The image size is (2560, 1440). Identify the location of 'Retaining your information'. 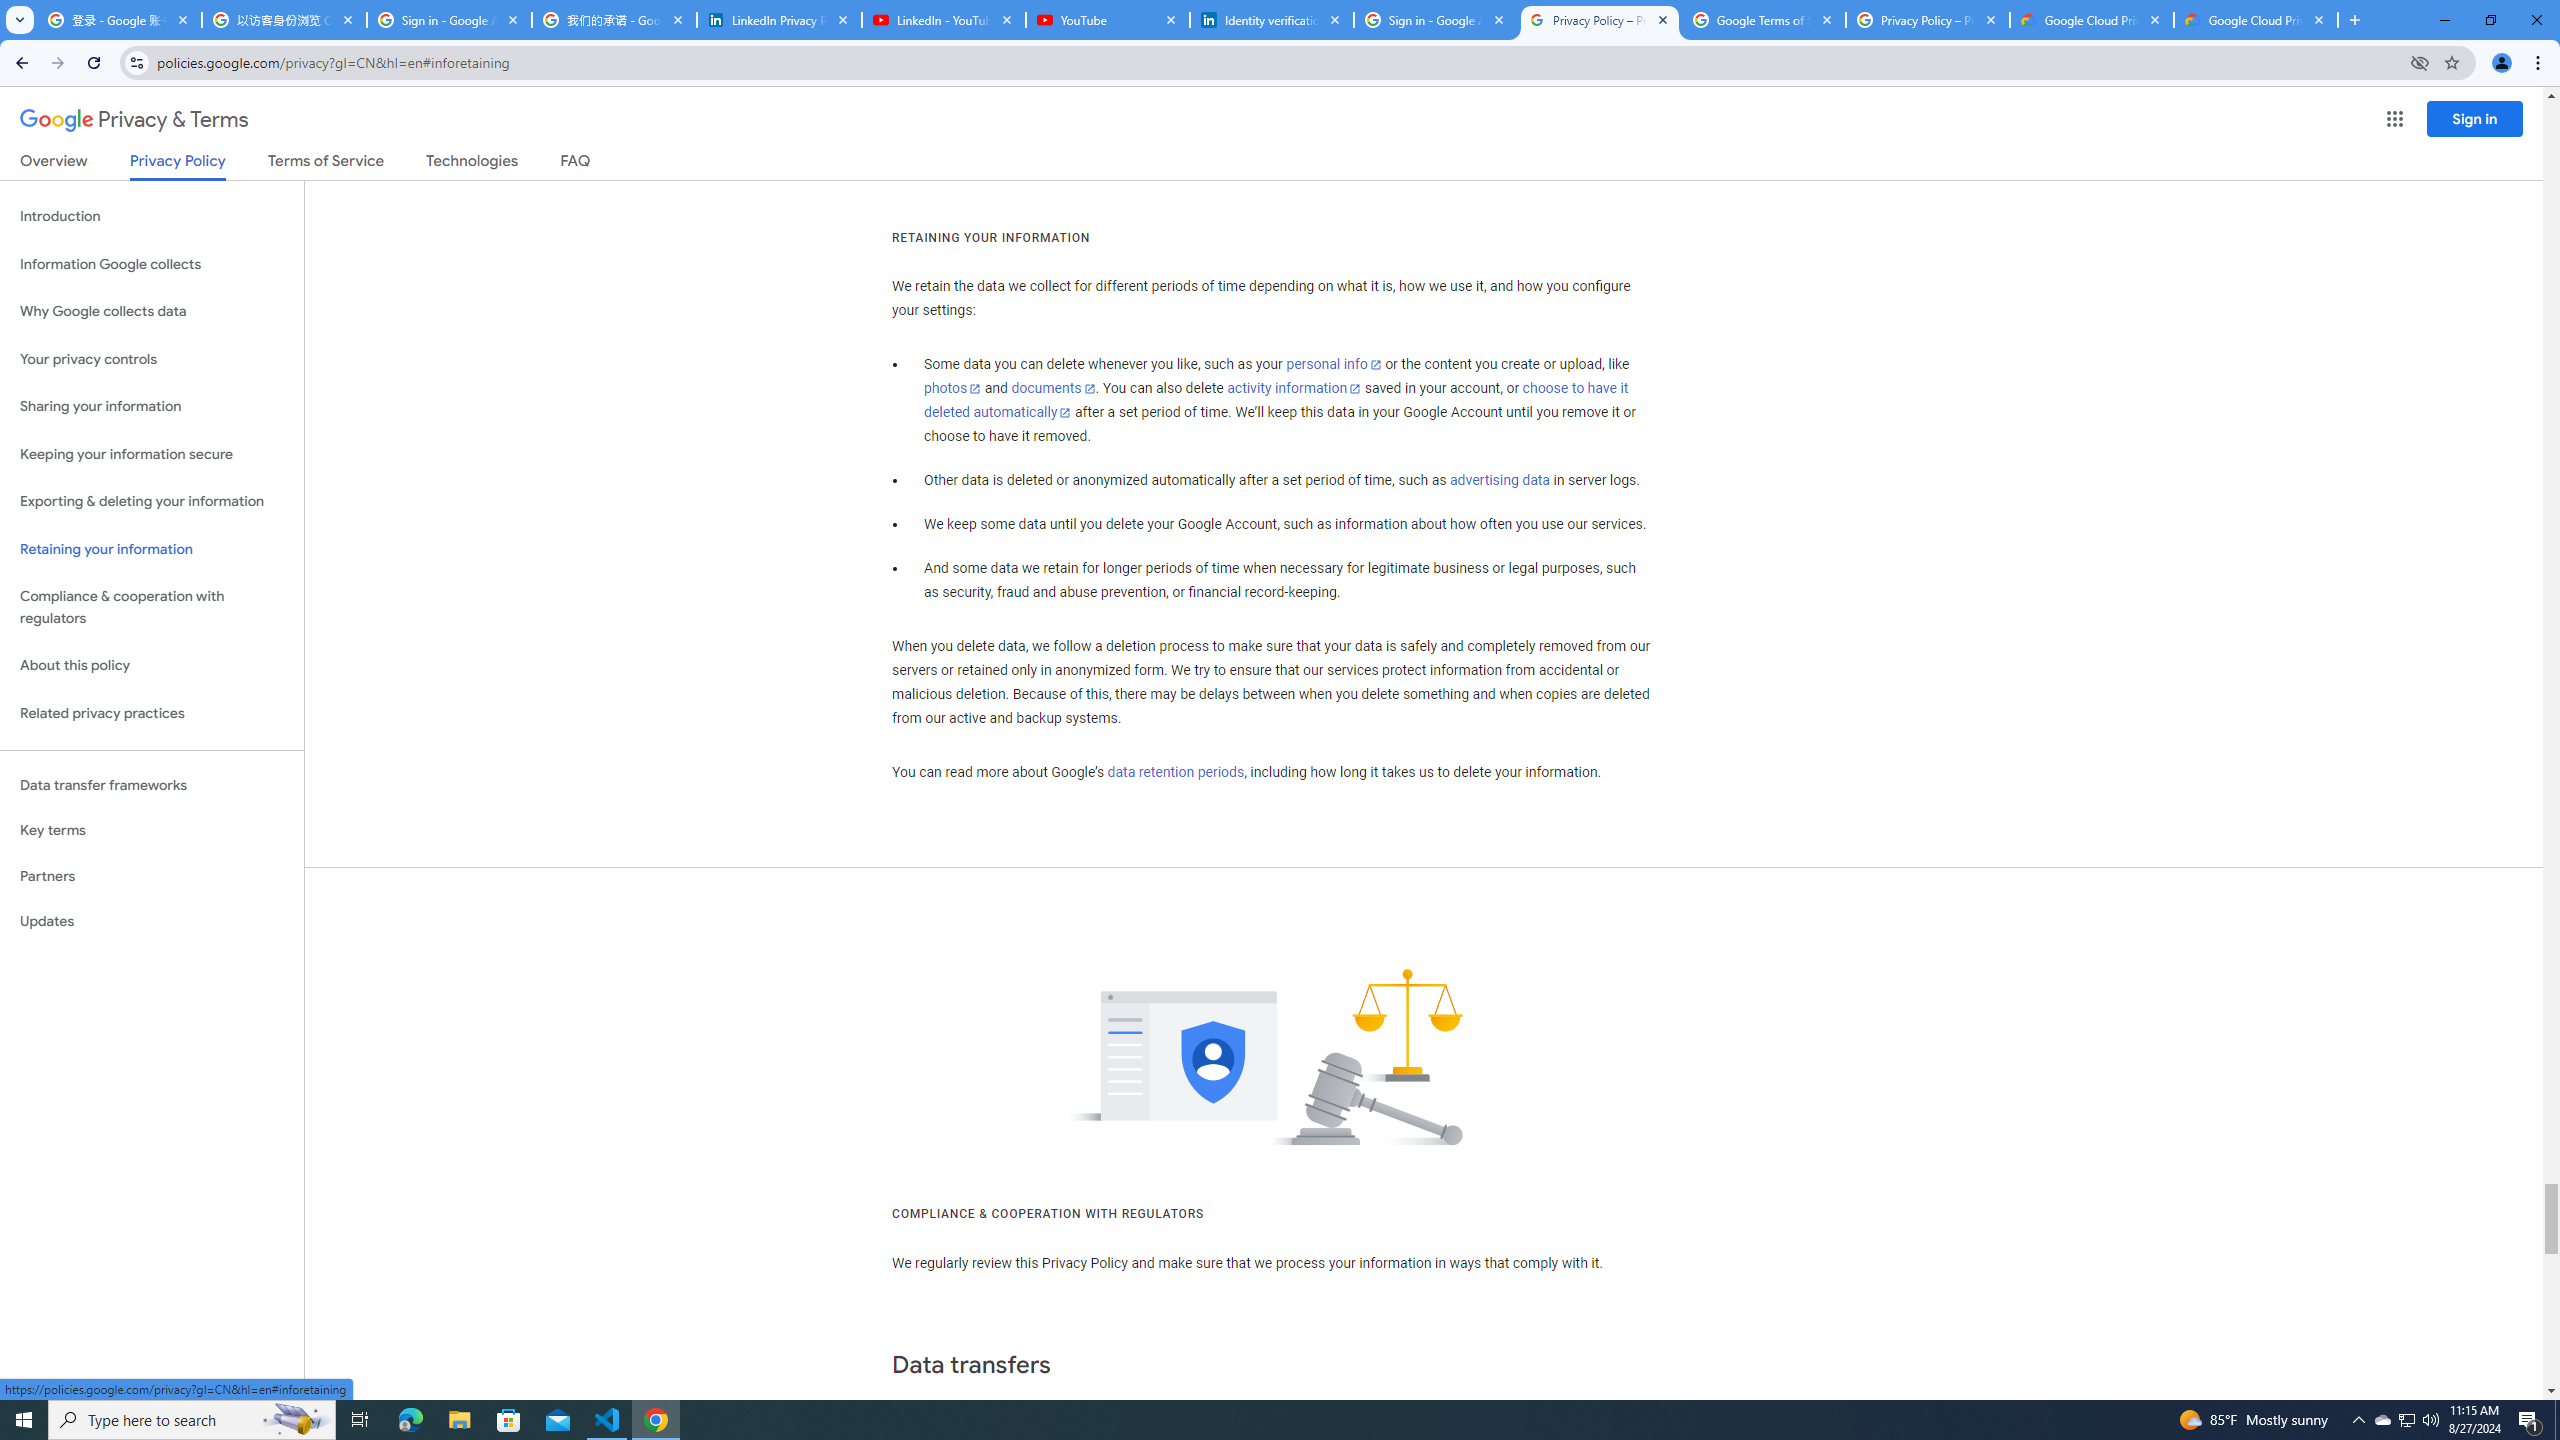
(151, 549).